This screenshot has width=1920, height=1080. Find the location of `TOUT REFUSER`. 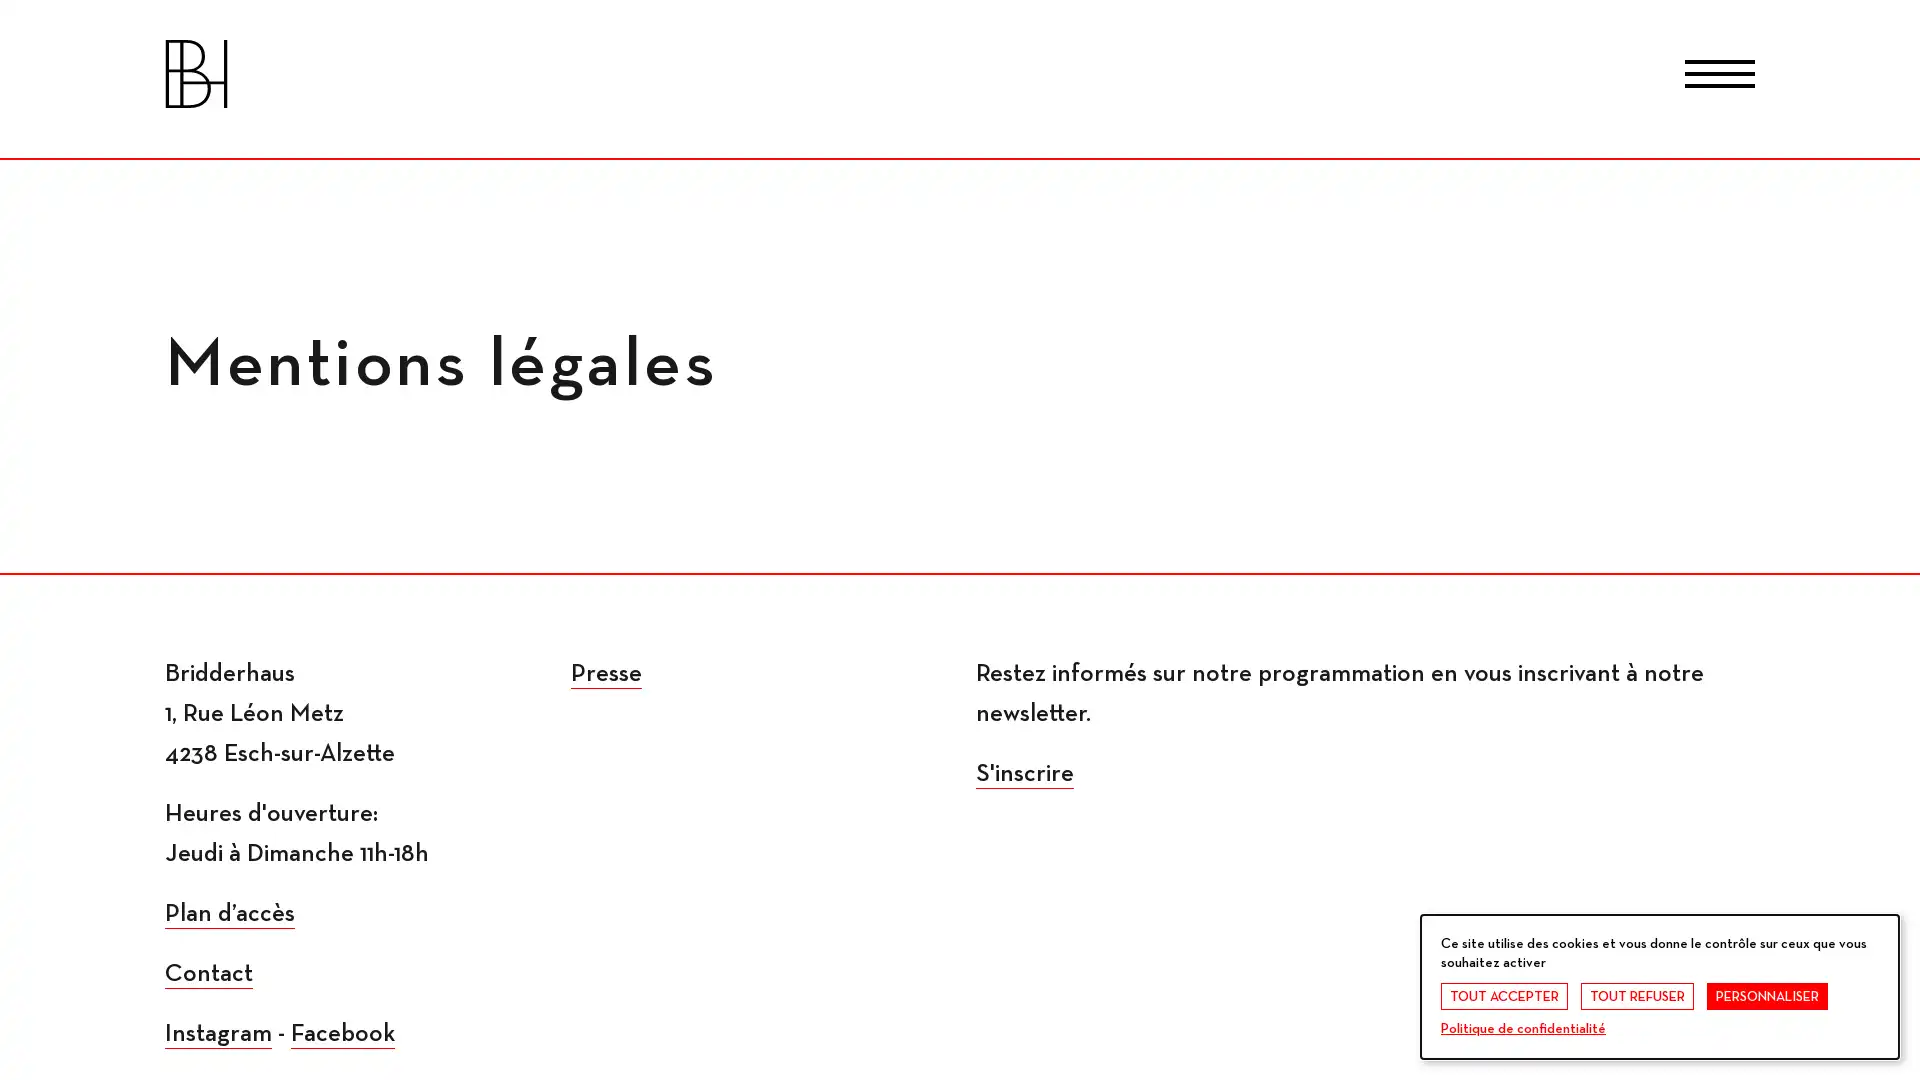

TOUT REFUSER is located at coordinates (1637, 996).